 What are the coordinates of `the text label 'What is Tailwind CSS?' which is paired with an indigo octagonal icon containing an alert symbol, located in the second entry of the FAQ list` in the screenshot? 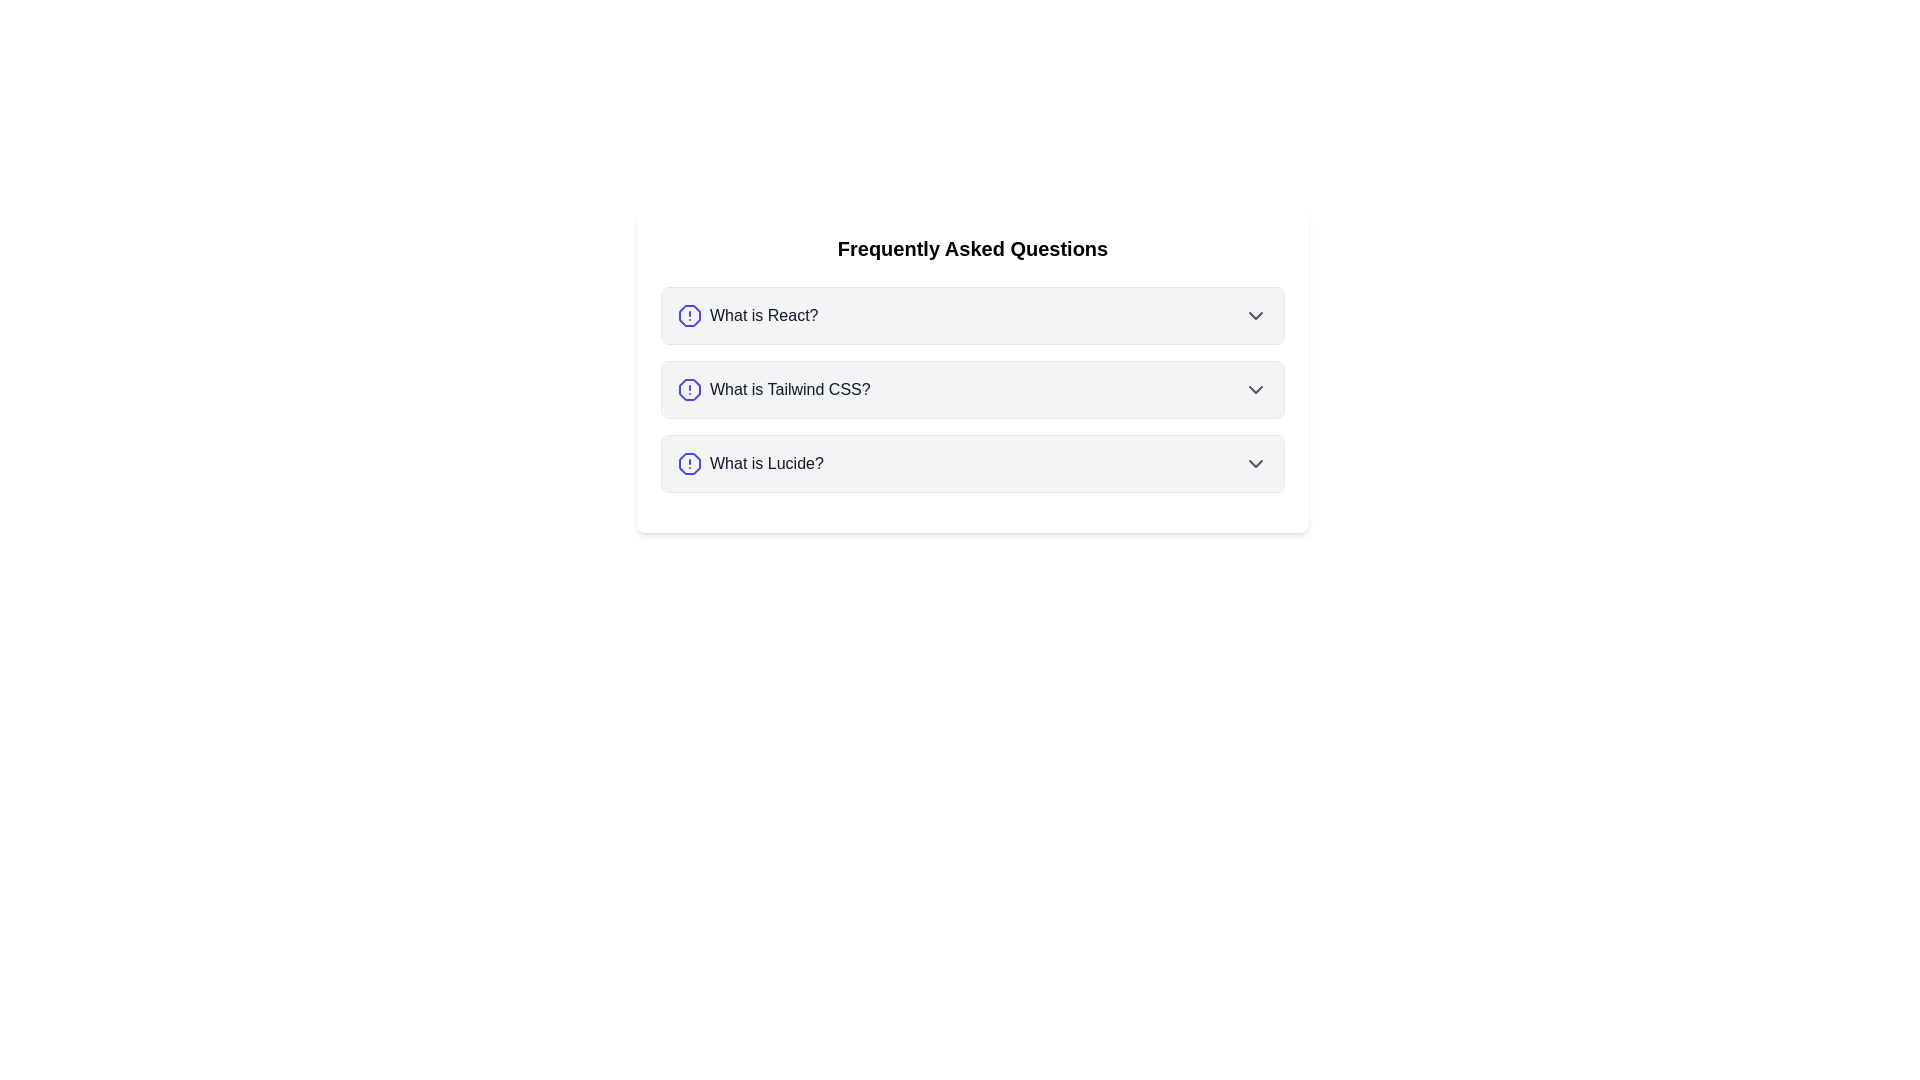 It's located at (773, 389).